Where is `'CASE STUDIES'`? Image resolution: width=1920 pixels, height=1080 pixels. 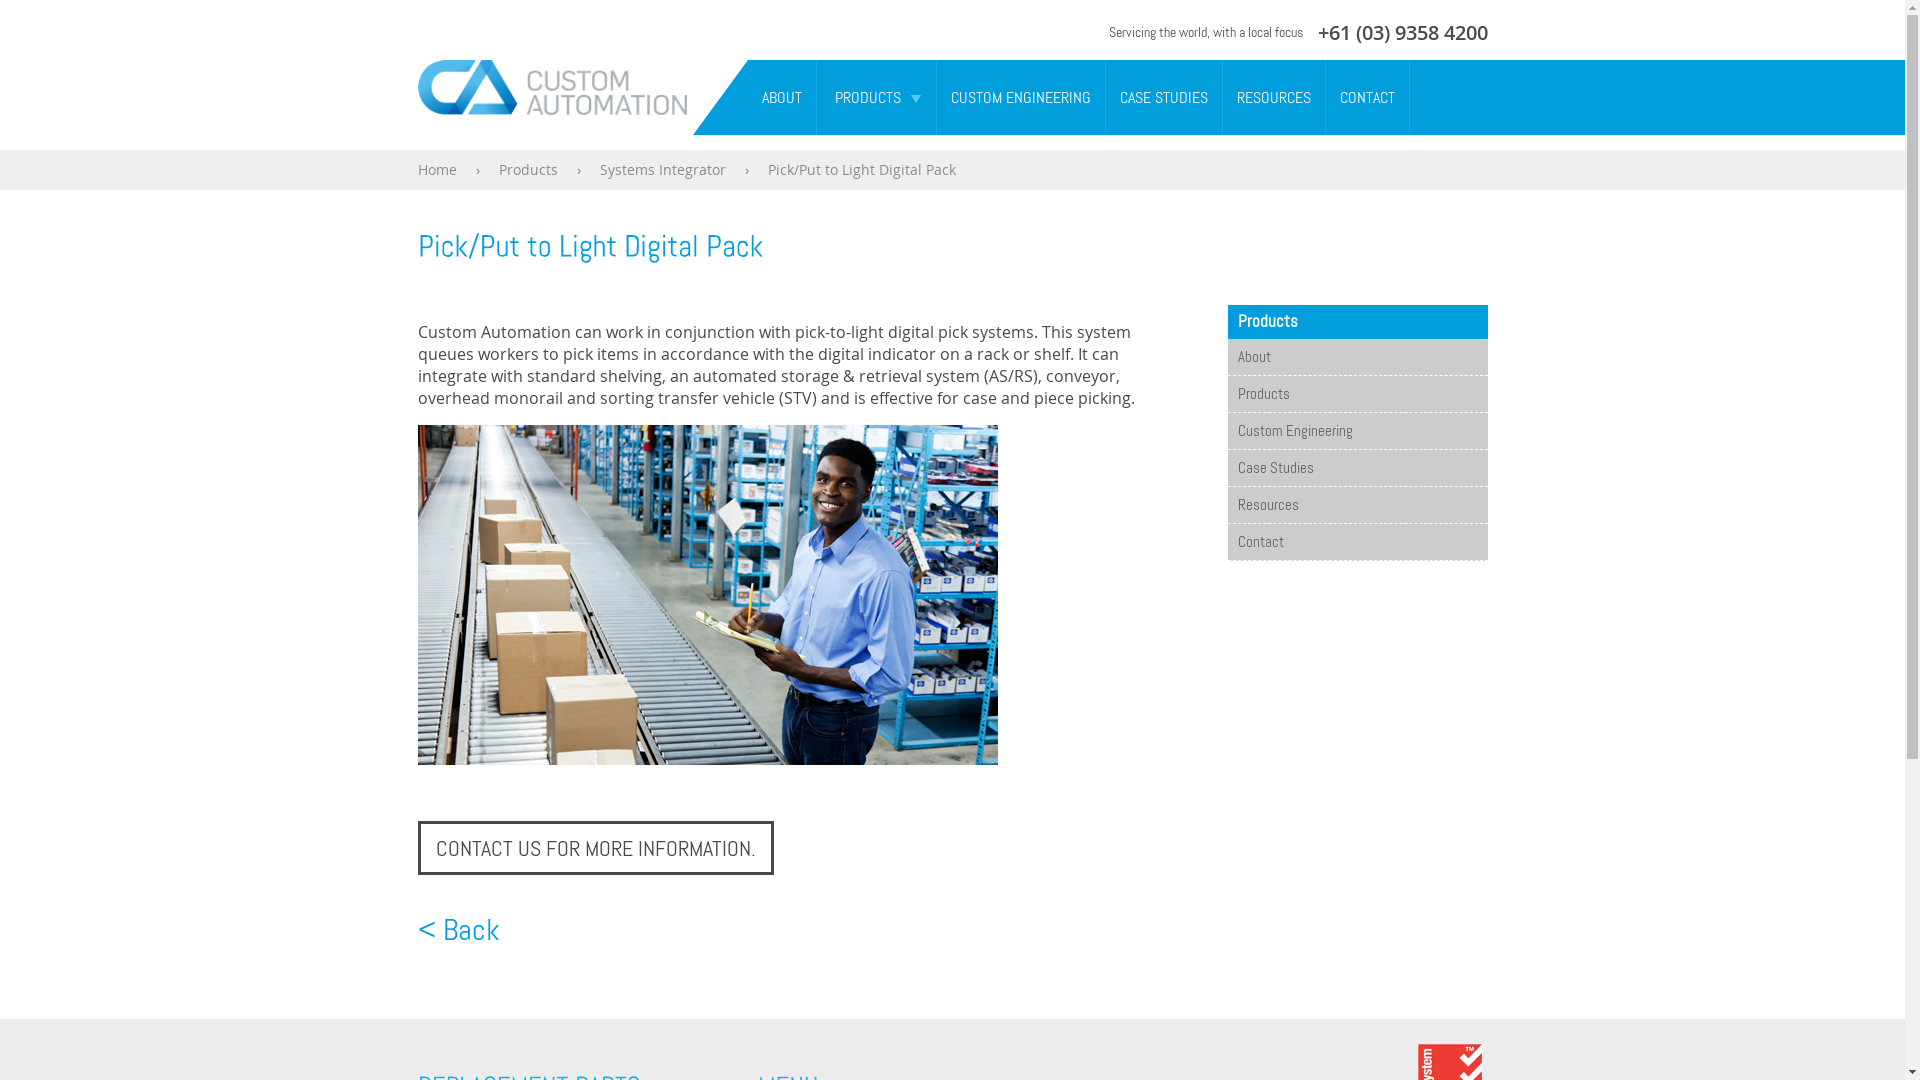 'CASE STUDIES' is located at coordinates (1163, 97).